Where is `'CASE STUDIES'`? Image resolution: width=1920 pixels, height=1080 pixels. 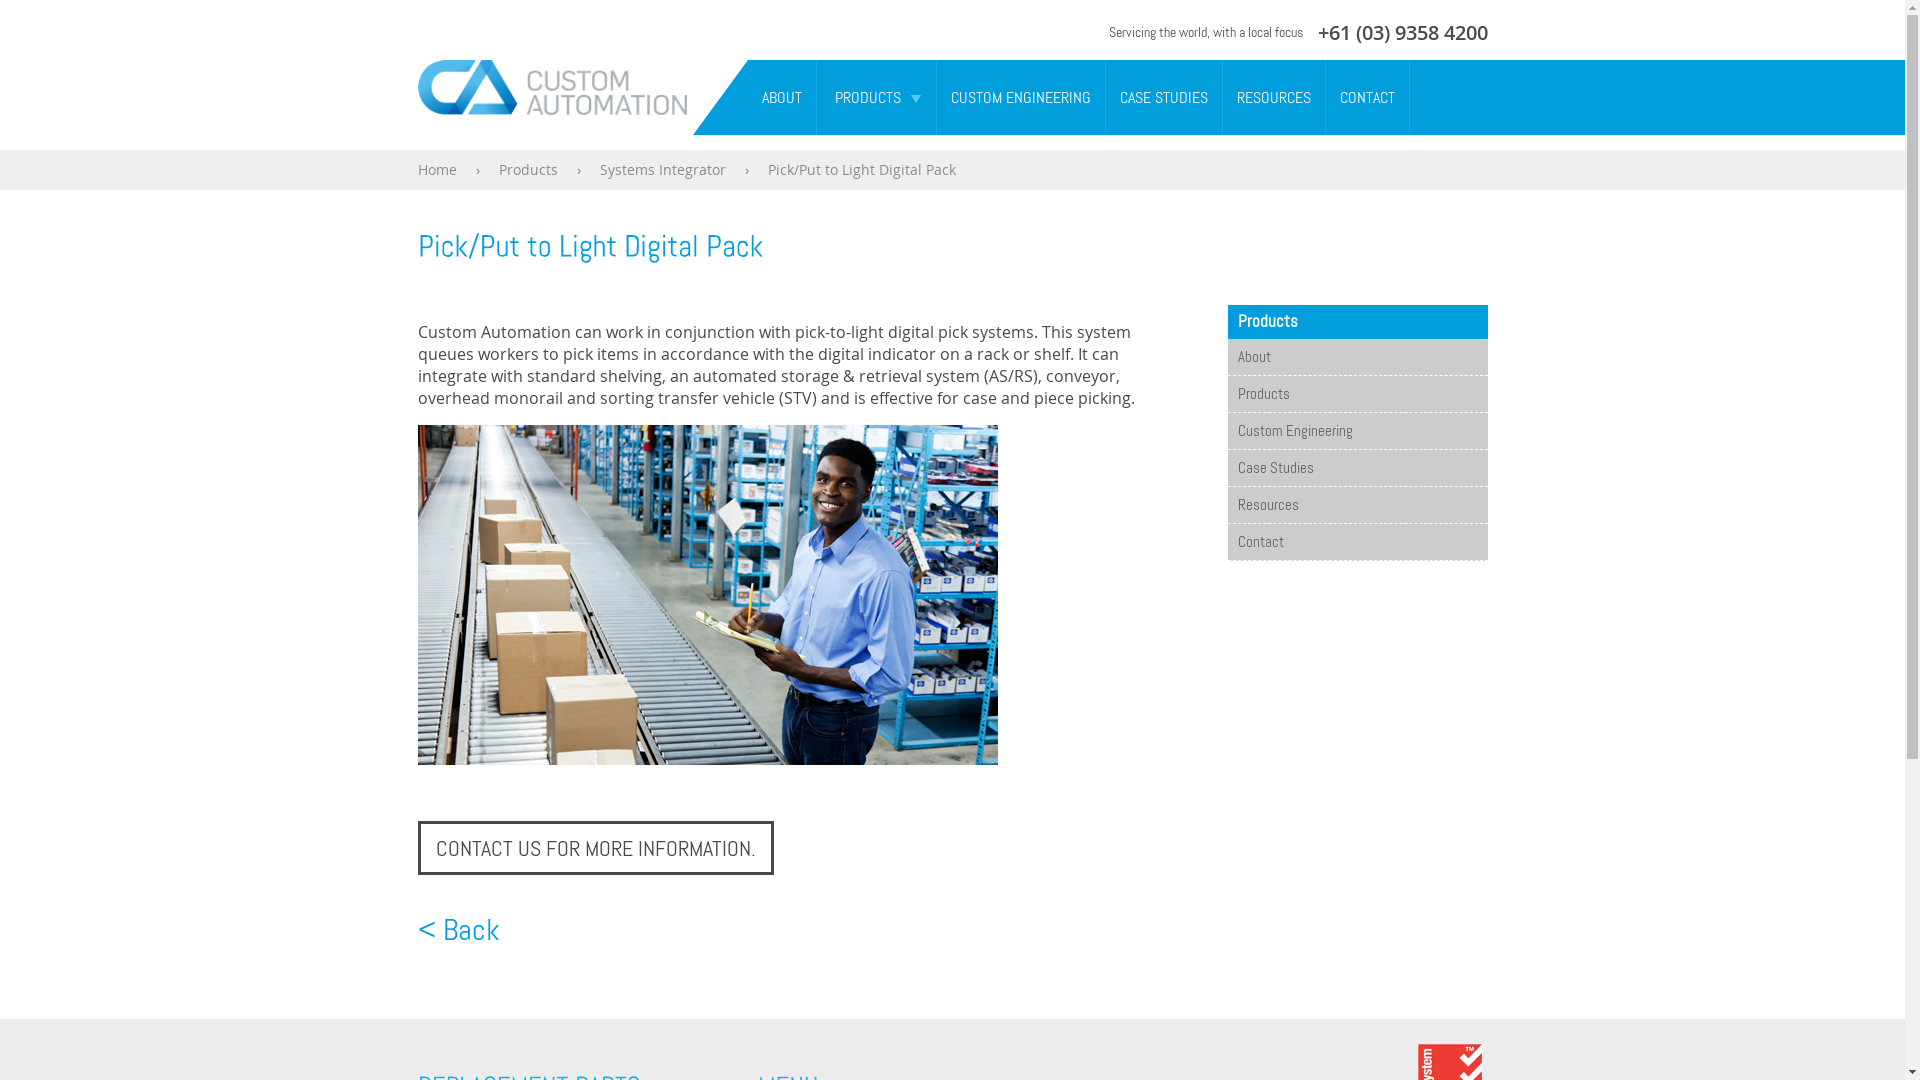 'CASE STUDIES' is located at coordinates (1163, 97).